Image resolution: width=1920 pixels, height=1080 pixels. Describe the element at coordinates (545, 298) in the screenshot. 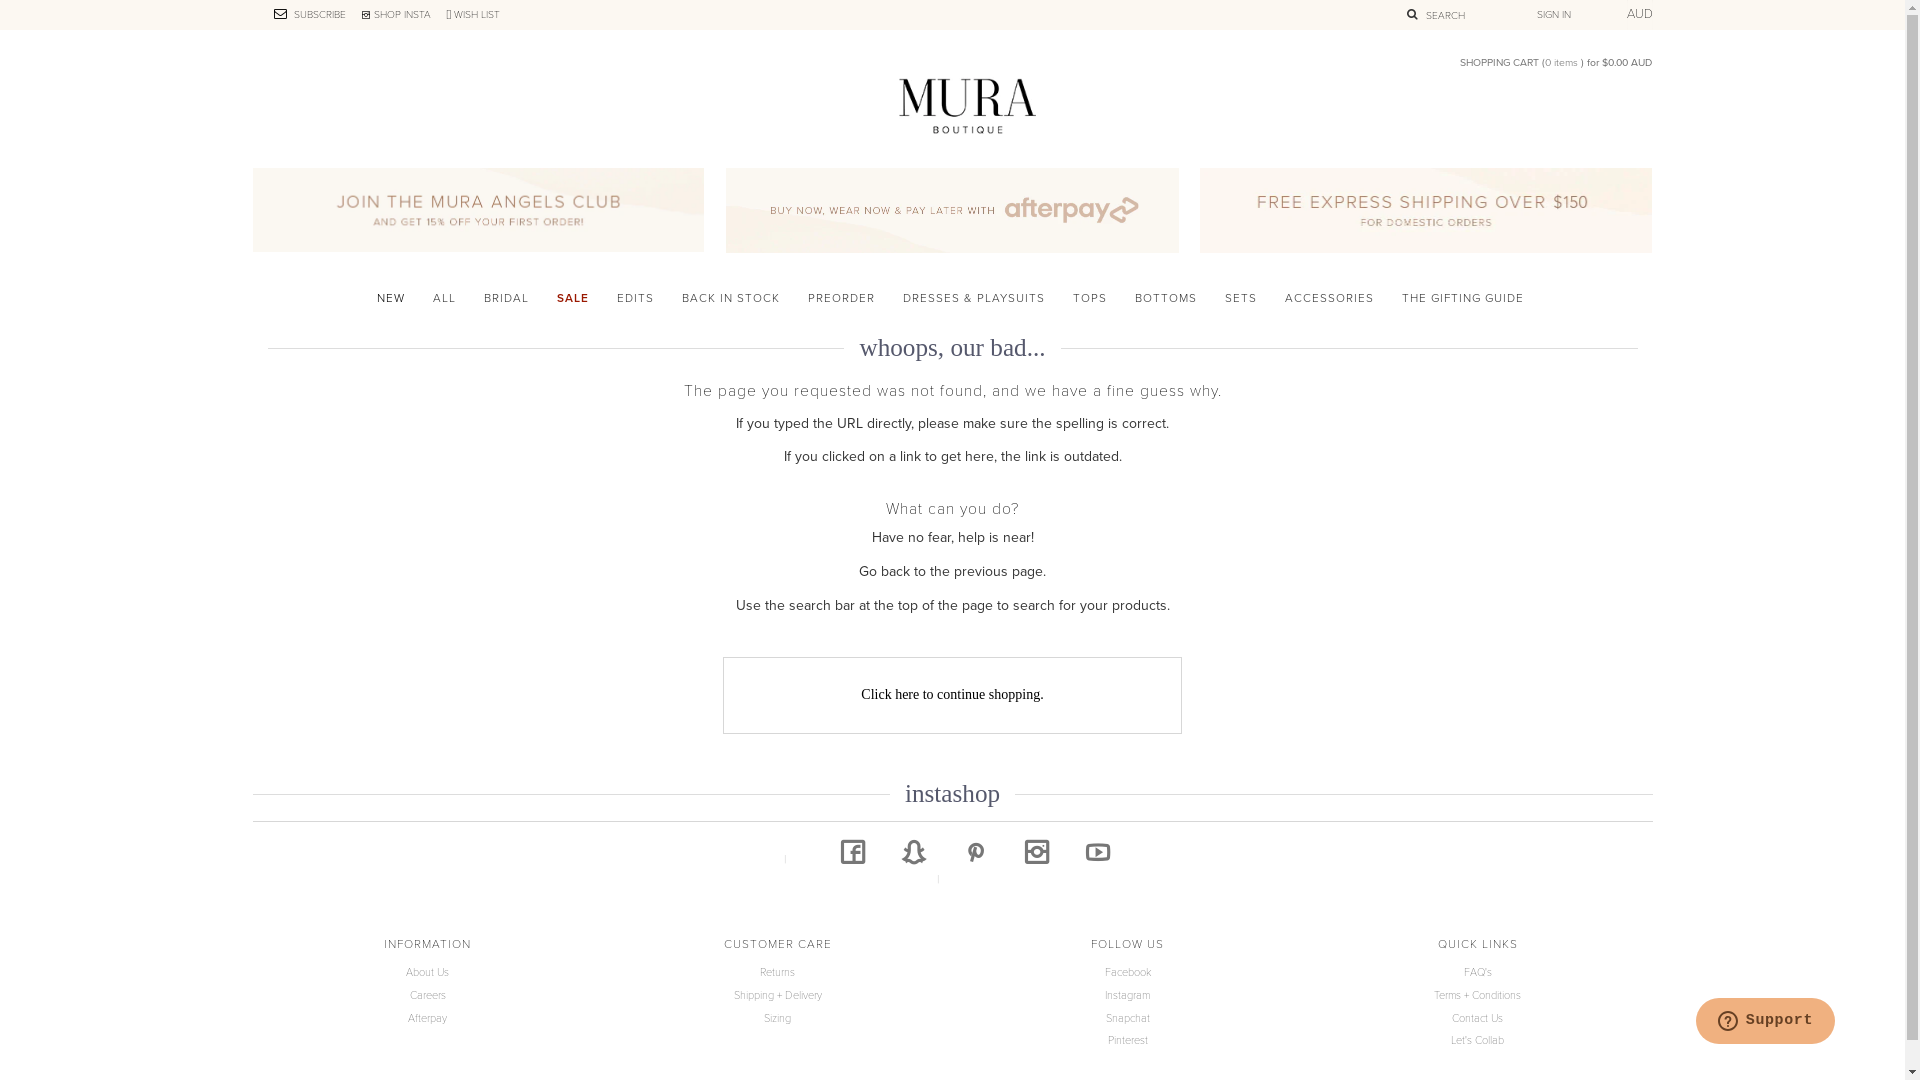

I see `'SALE'` at that location.